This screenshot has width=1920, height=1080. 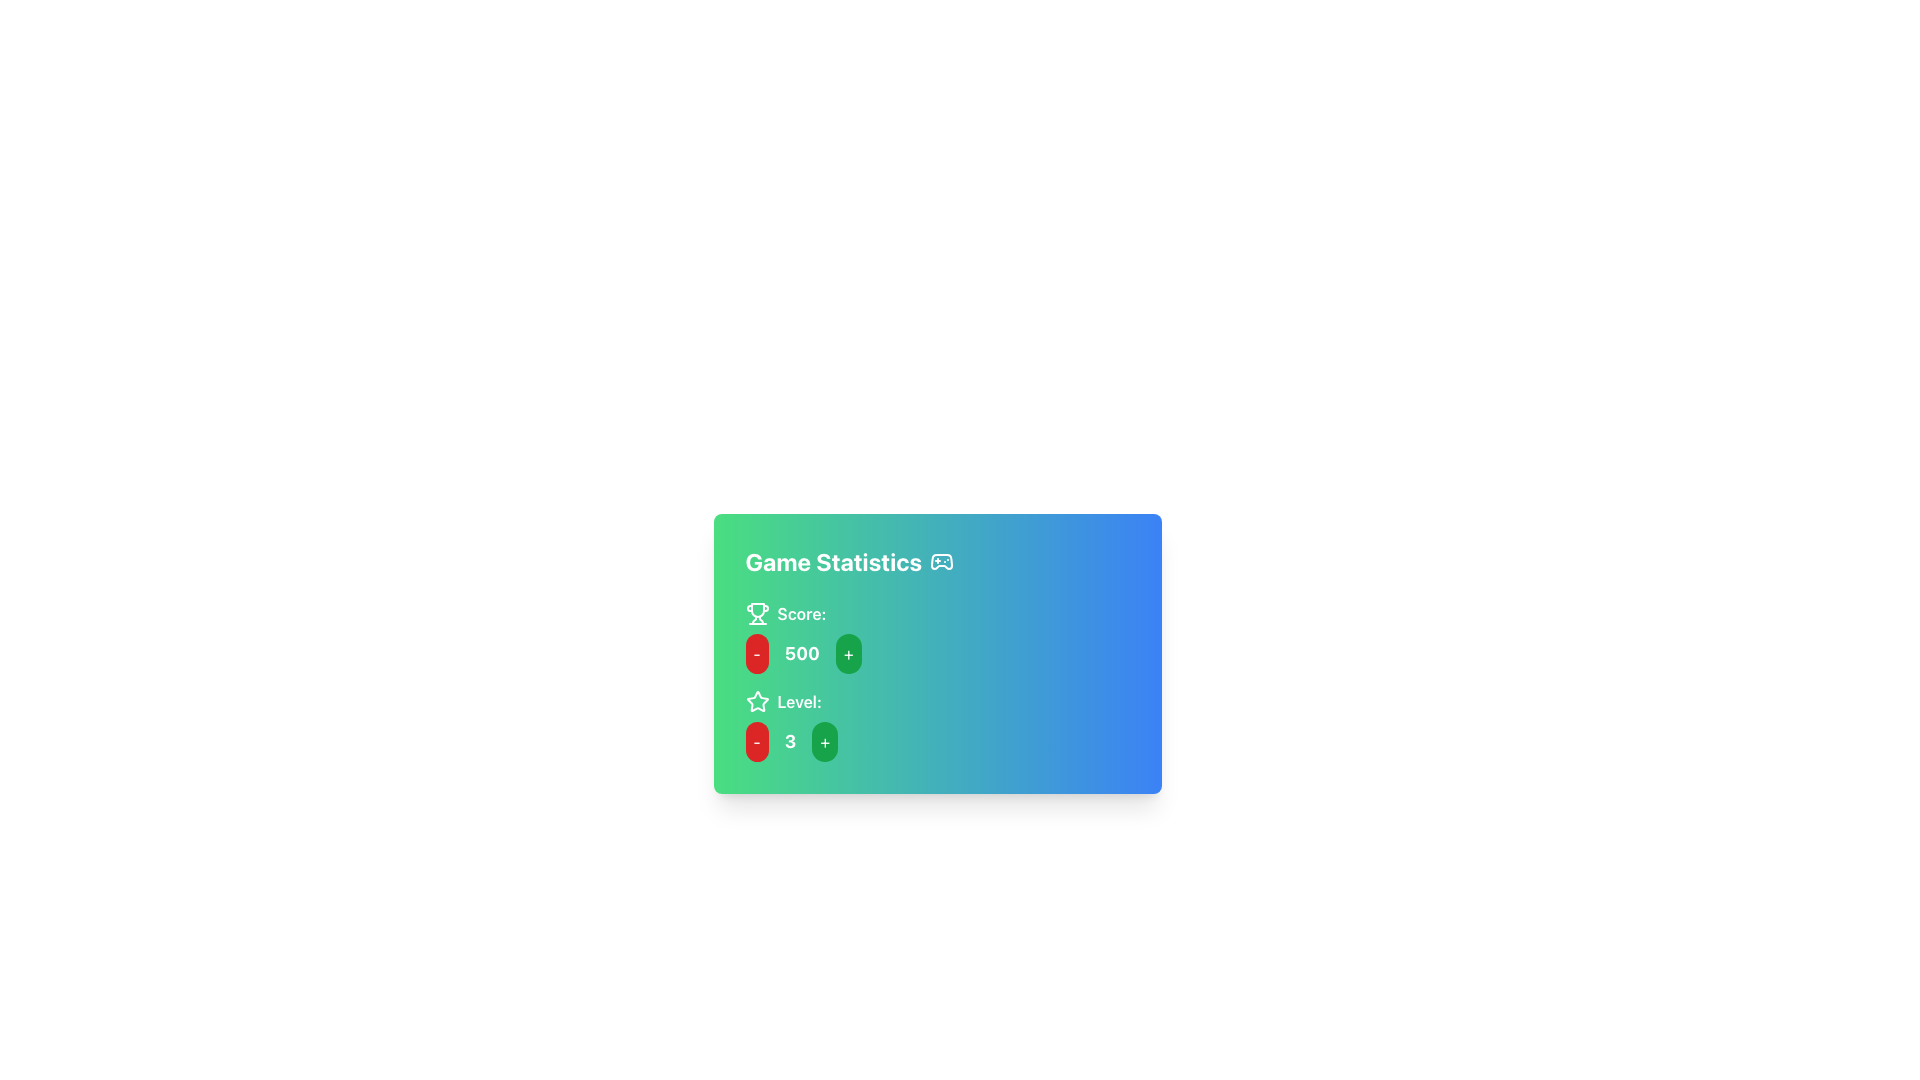 I want to click on the game controller icon located in the top-right corner of the 'Game Statistics' panel, so click(x=941, y=562).